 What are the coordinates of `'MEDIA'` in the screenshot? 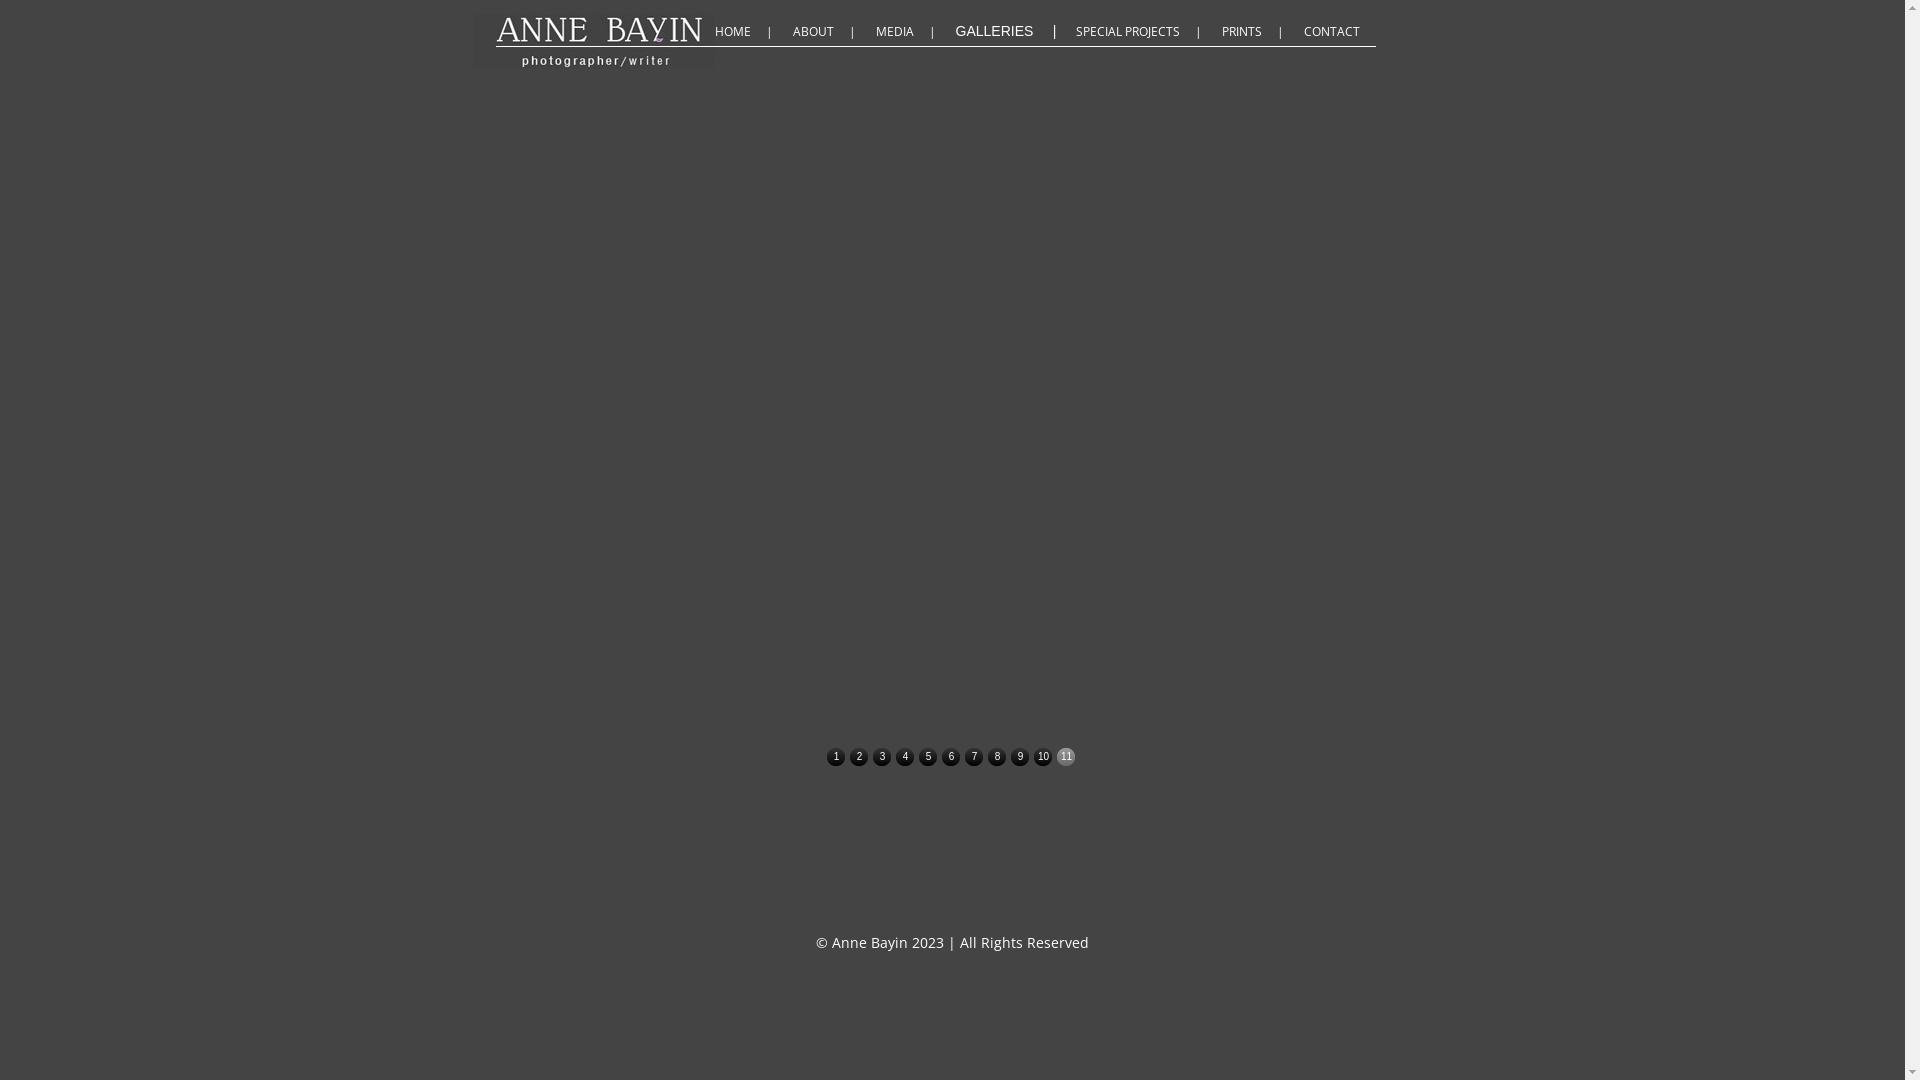 It's located at (907, 31).